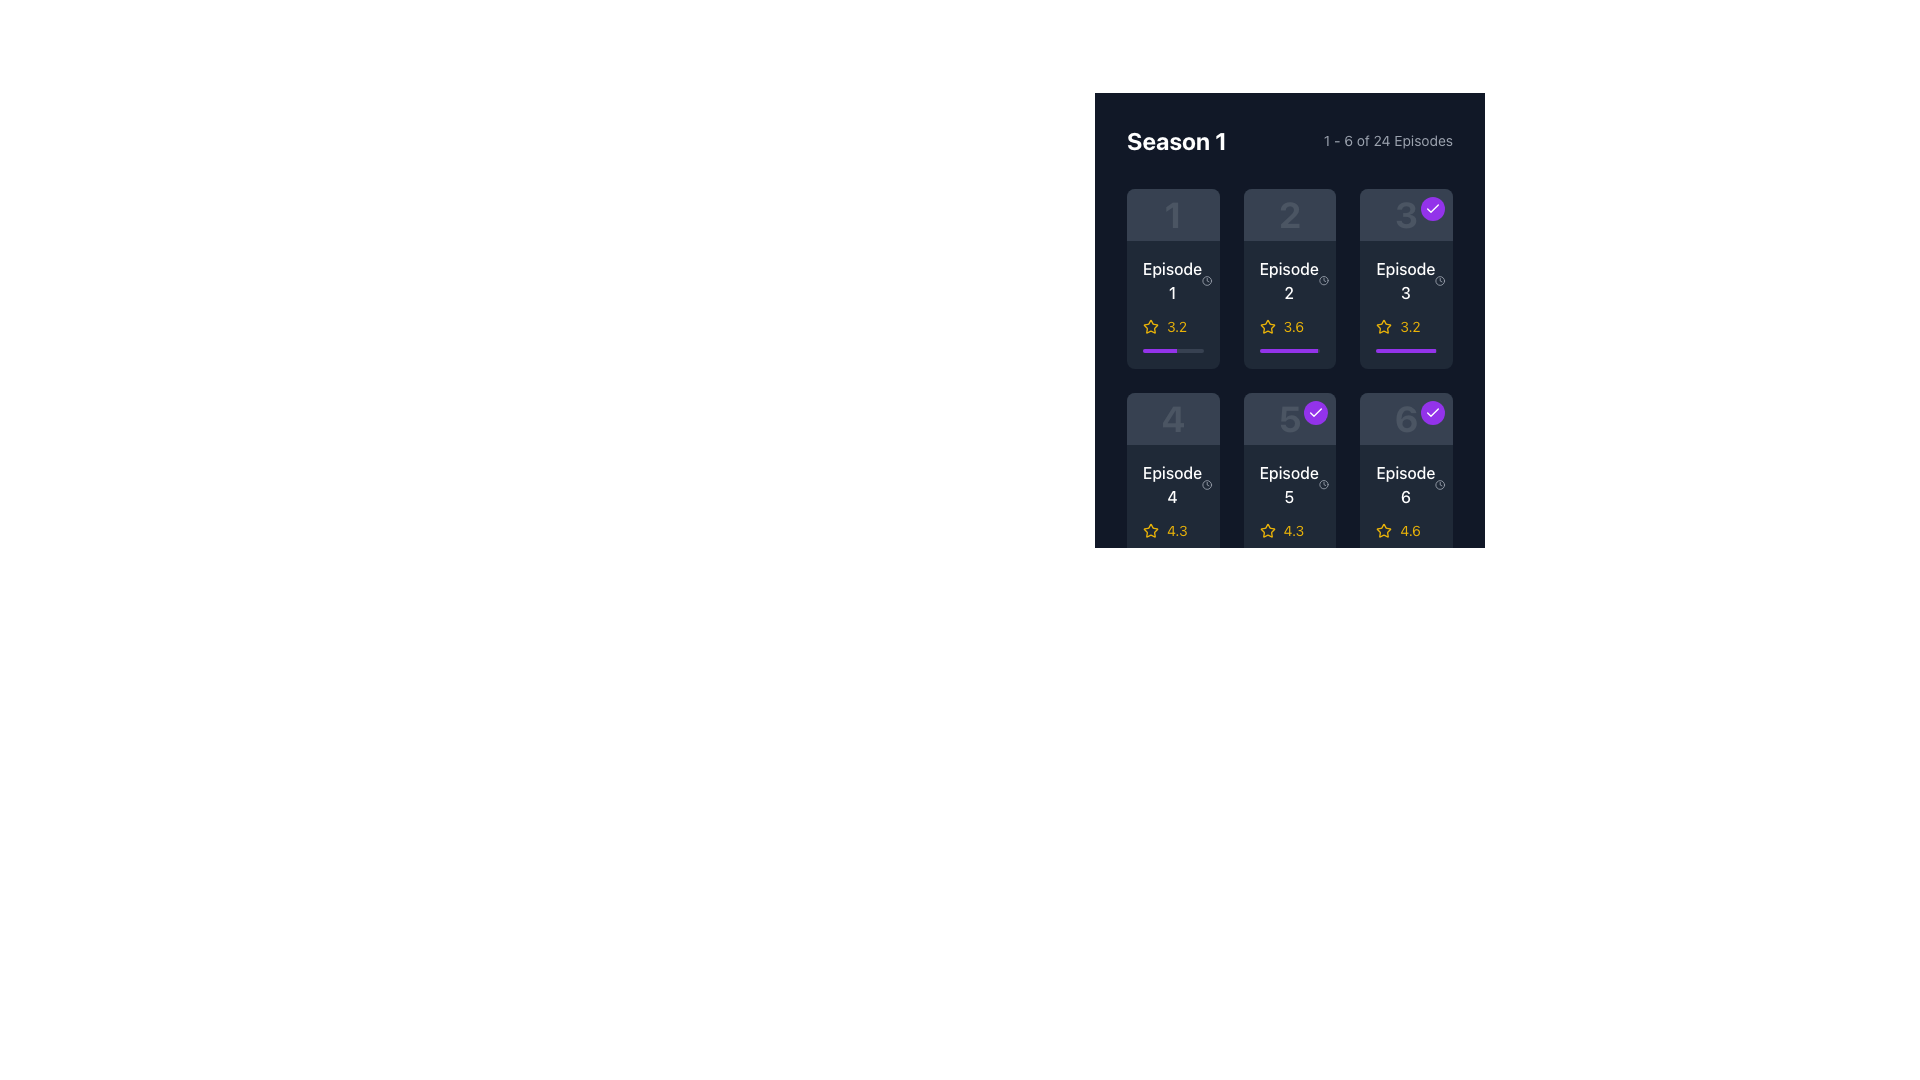 This screenshot has width=1920, height=1080. Describe the element at coordinates (1316, 412) in the screenshot. I see `the circular status icon located in the top-right corner of the card representing Episode 5` at that location.